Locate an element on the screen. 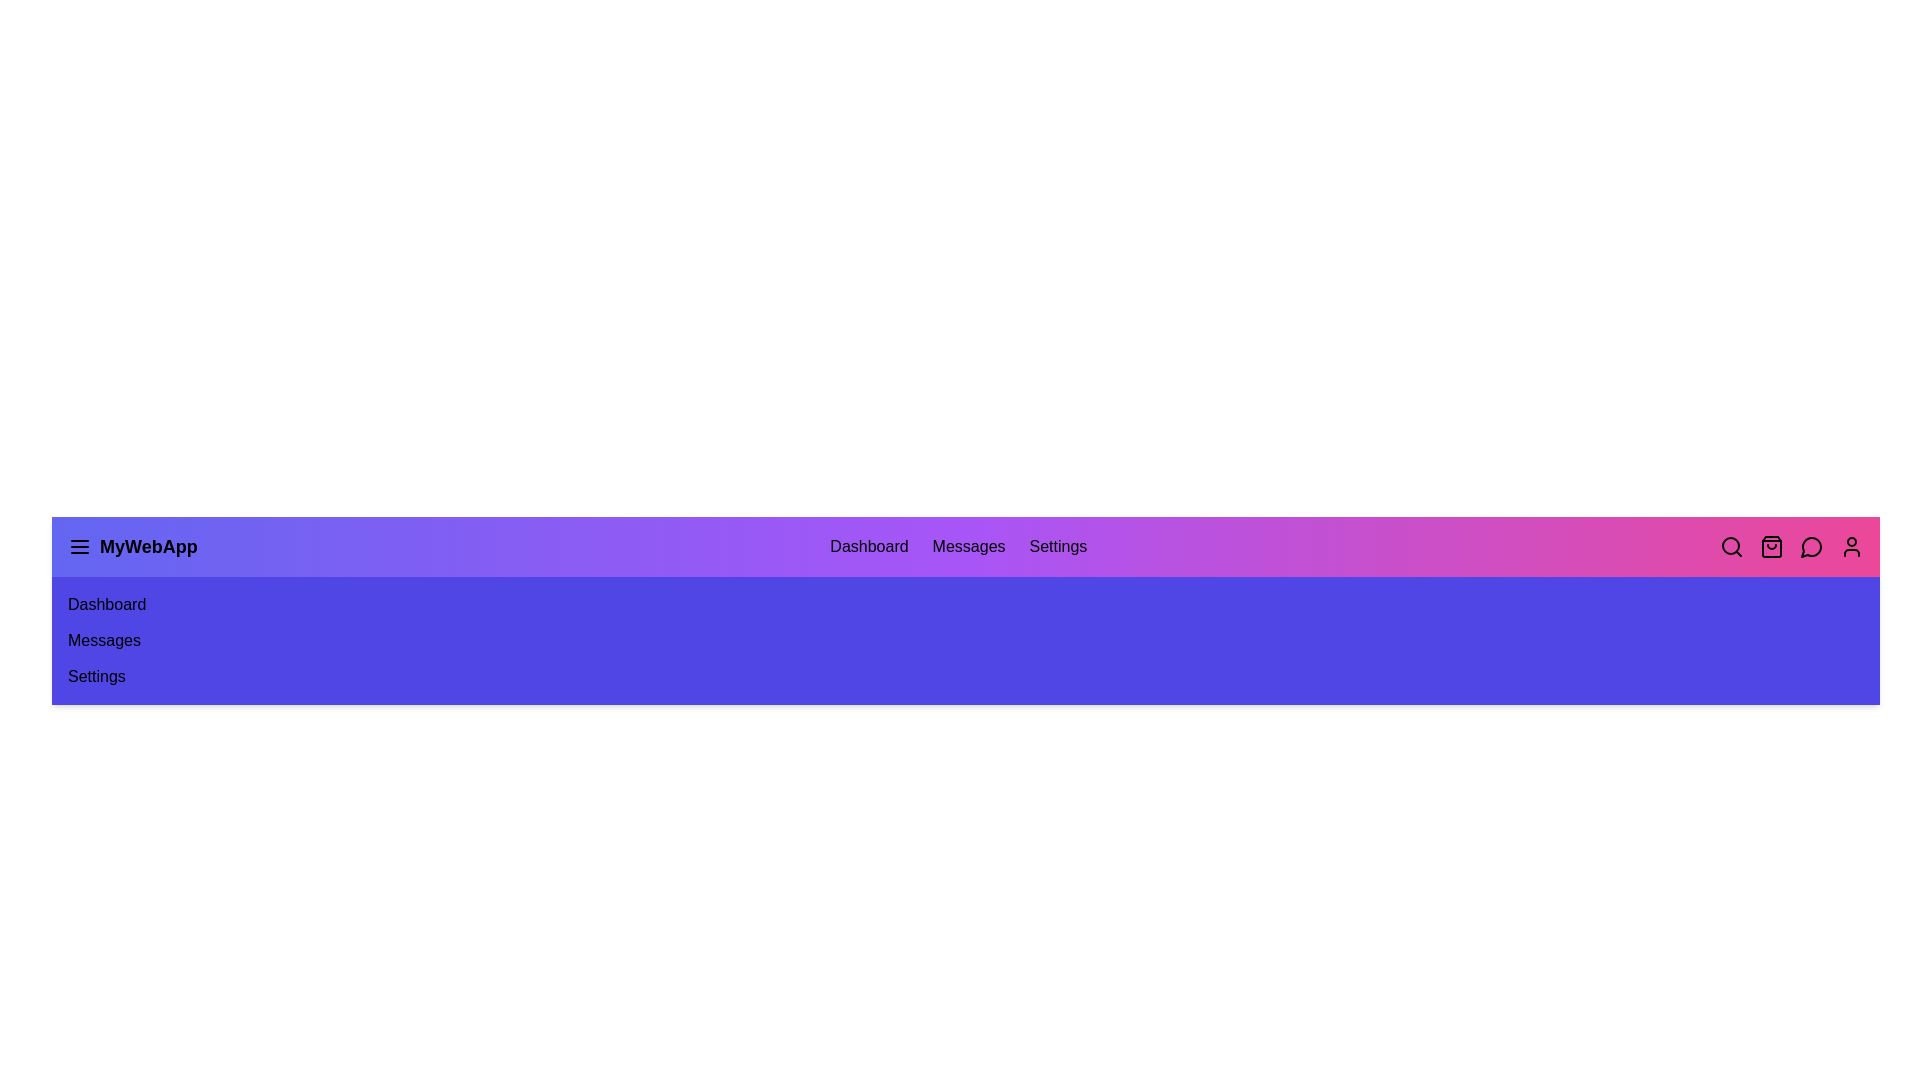  the menu item Dashboard to observe the hover effect is located at coordinates (869, 547).